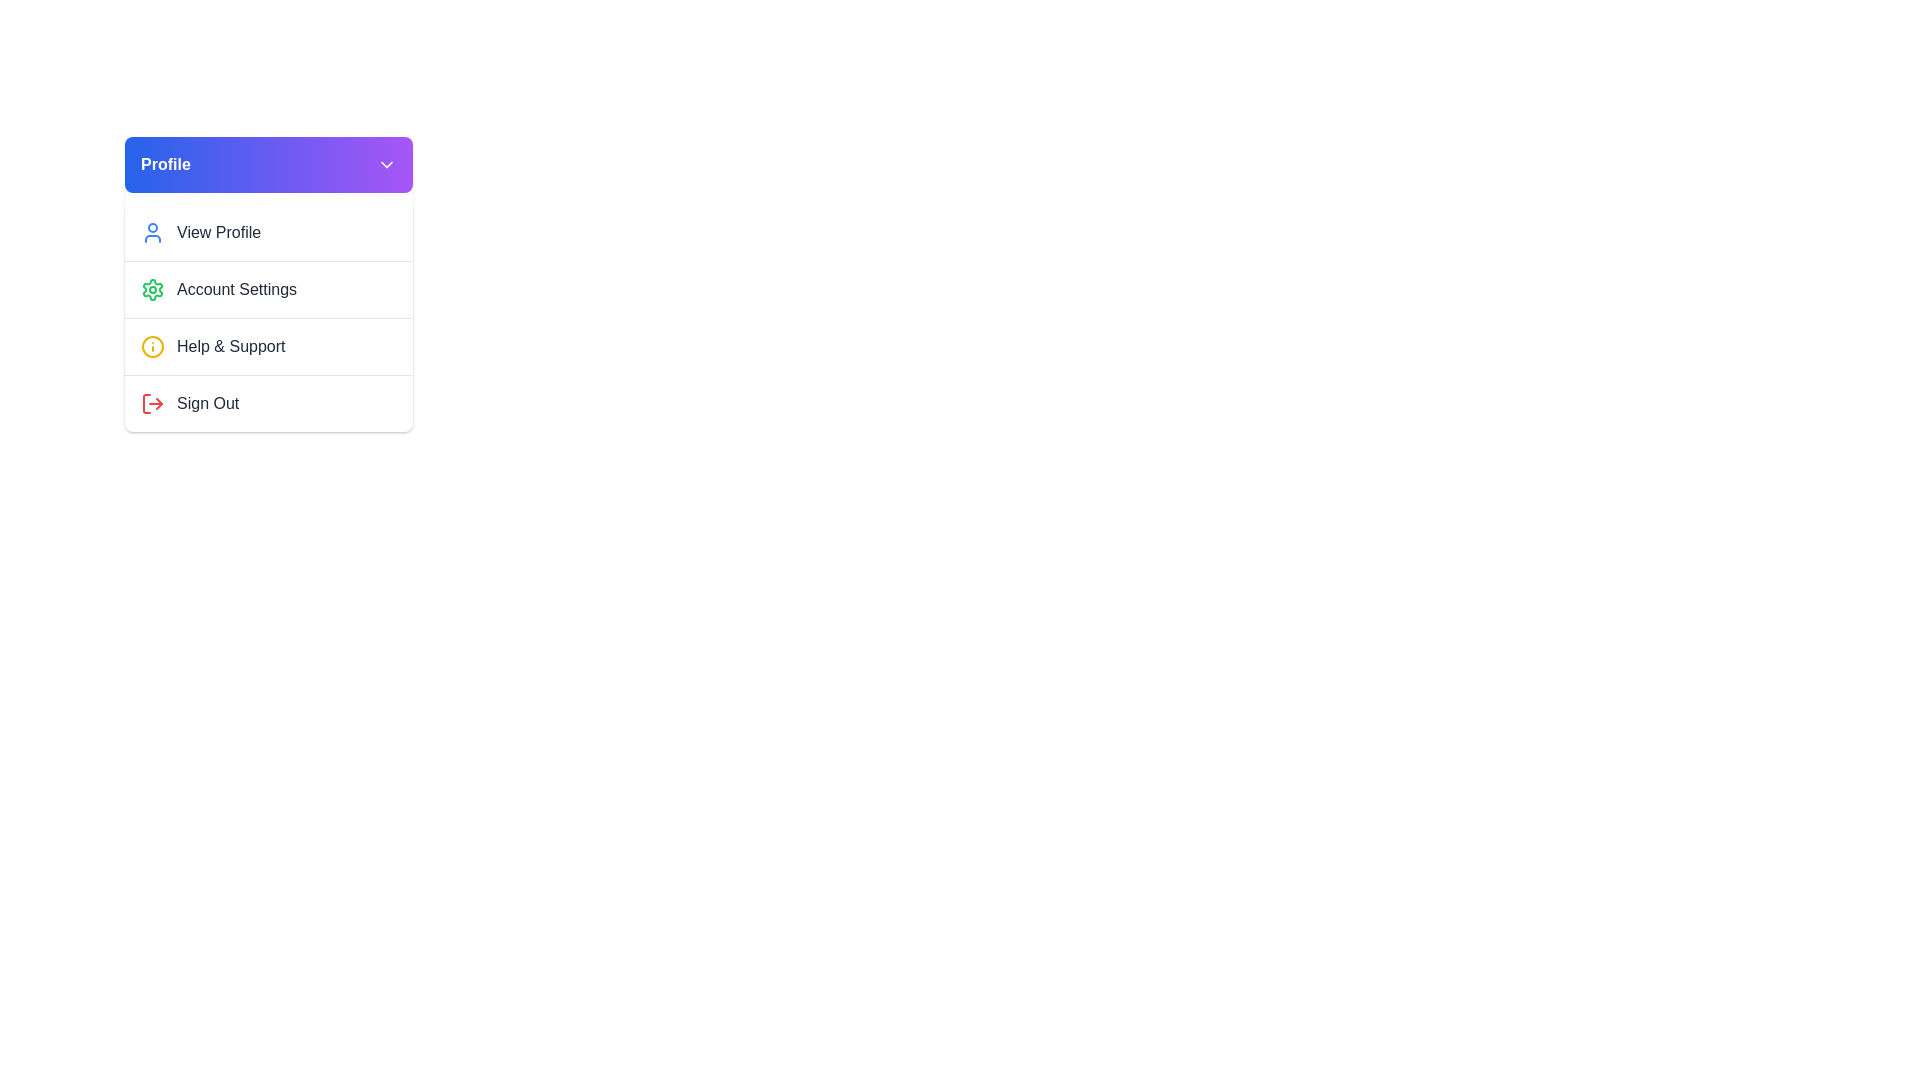 Image resolution: width=1920 pixels, height=1080 pixels. What do you see at coordinates (208, 404) in the screenshot?
I see `the 'Sign Out' textual label in gray font located at the bottom of the dropdown menu, next to the red logout icon` at bounding box center [208, 404].